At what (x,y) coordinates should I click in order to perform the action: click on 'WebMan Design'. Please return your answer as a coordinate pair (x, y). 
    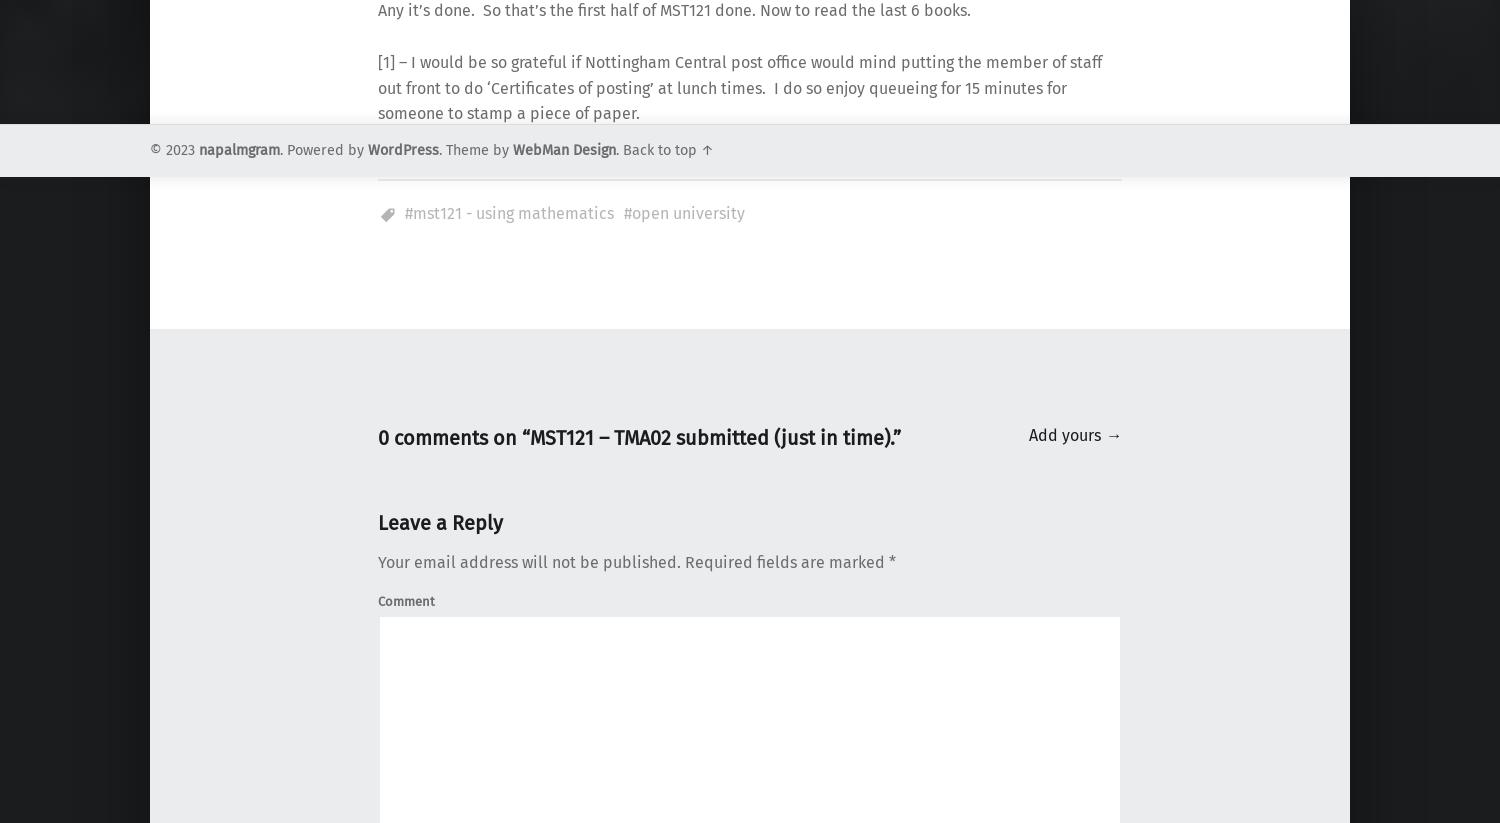
    Looking at the image, I should click on (563, 149).